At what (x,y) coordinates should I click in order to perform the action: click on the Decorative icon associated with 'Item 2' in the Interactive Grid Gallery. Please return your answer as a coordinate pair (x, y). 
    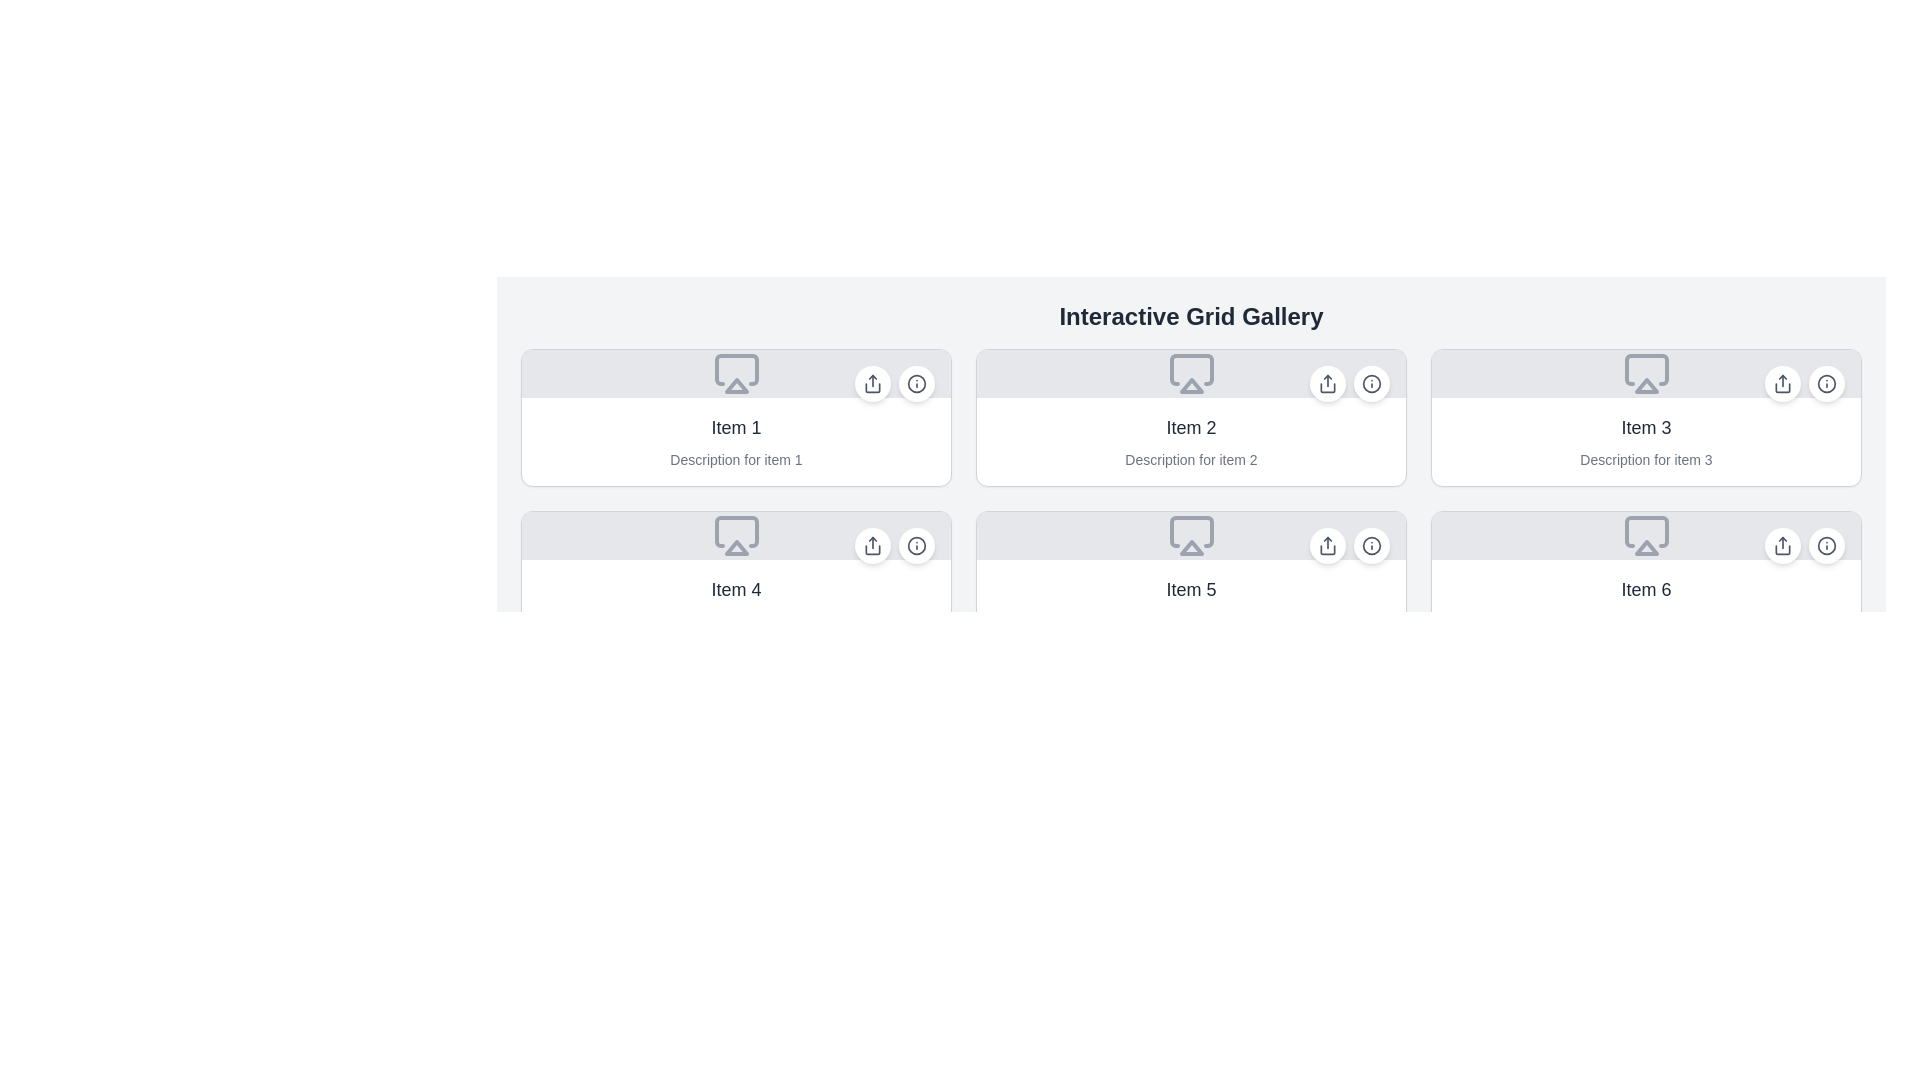
    Looking at the image, I should click on (1191, 385).